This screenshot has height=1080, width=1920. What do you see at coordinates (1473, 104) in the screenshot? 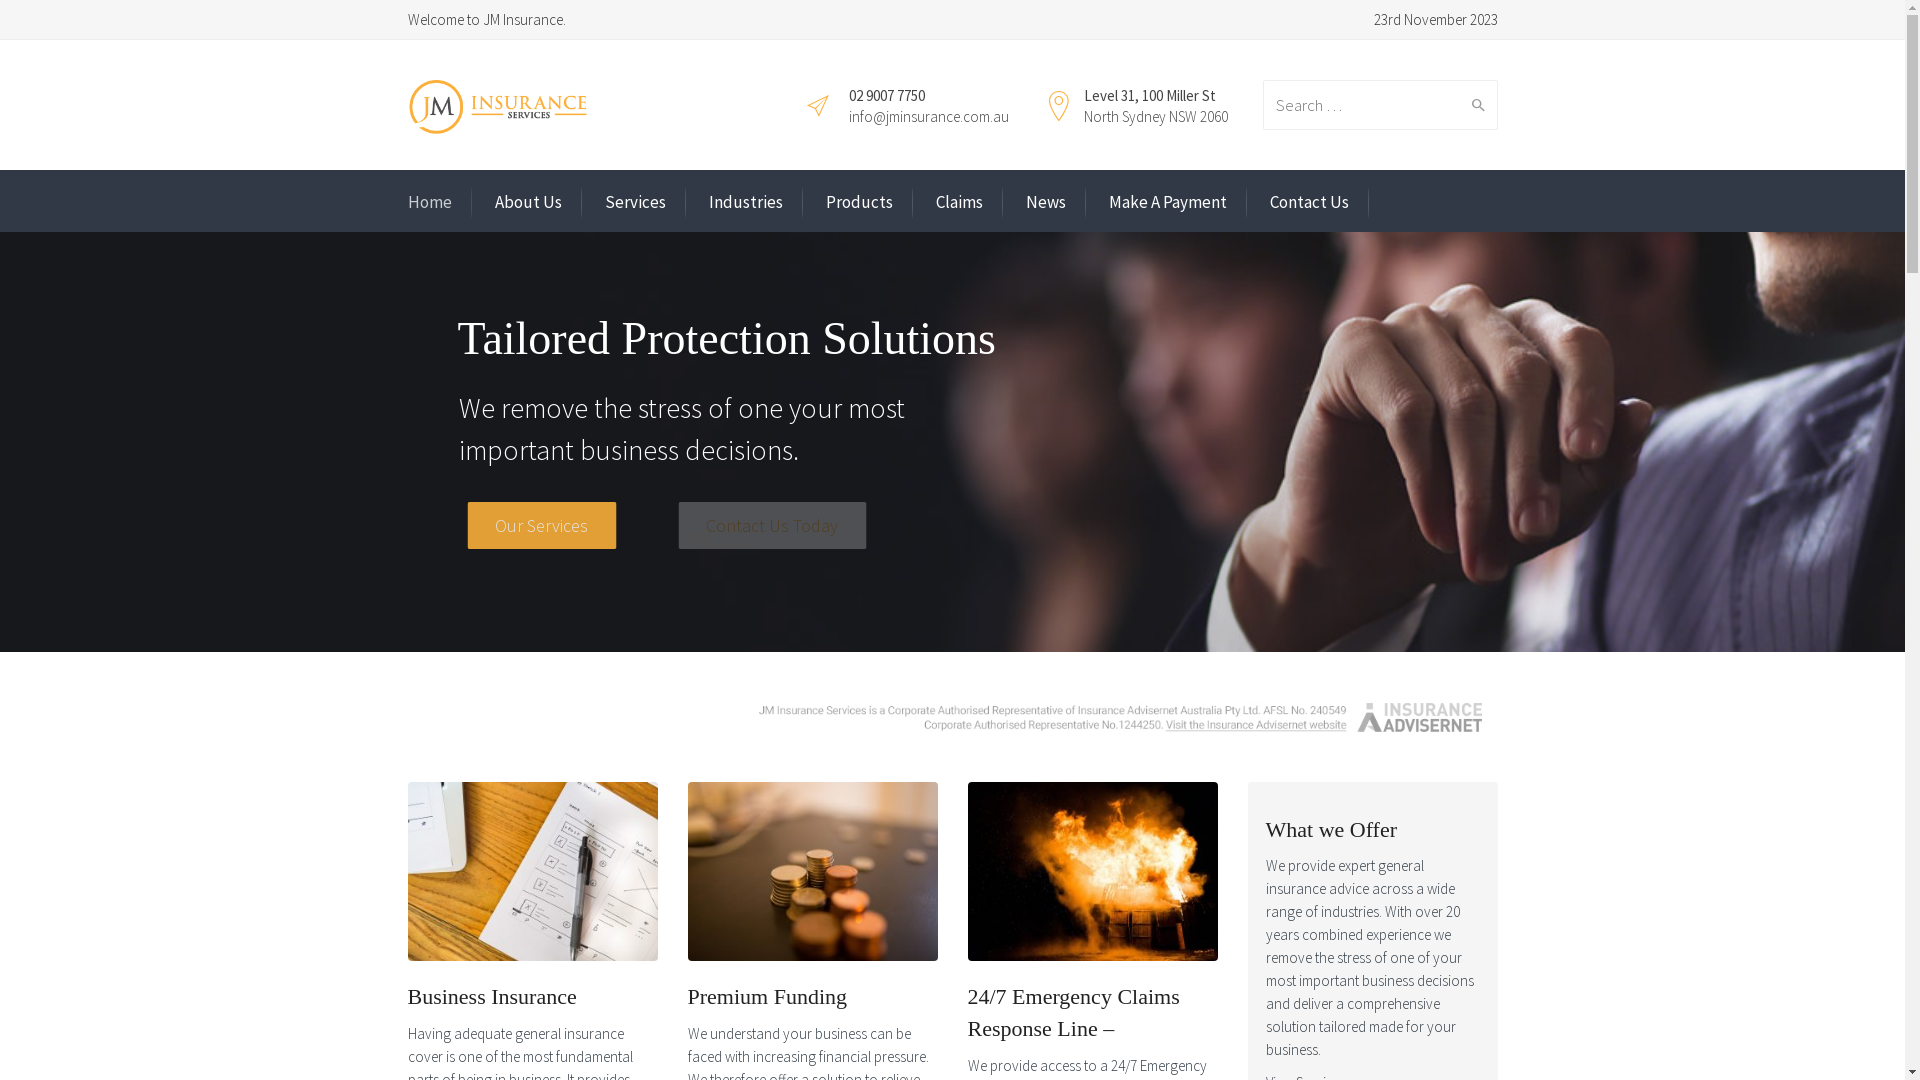
I see `'Search'` at bounding box center [1473, 104].